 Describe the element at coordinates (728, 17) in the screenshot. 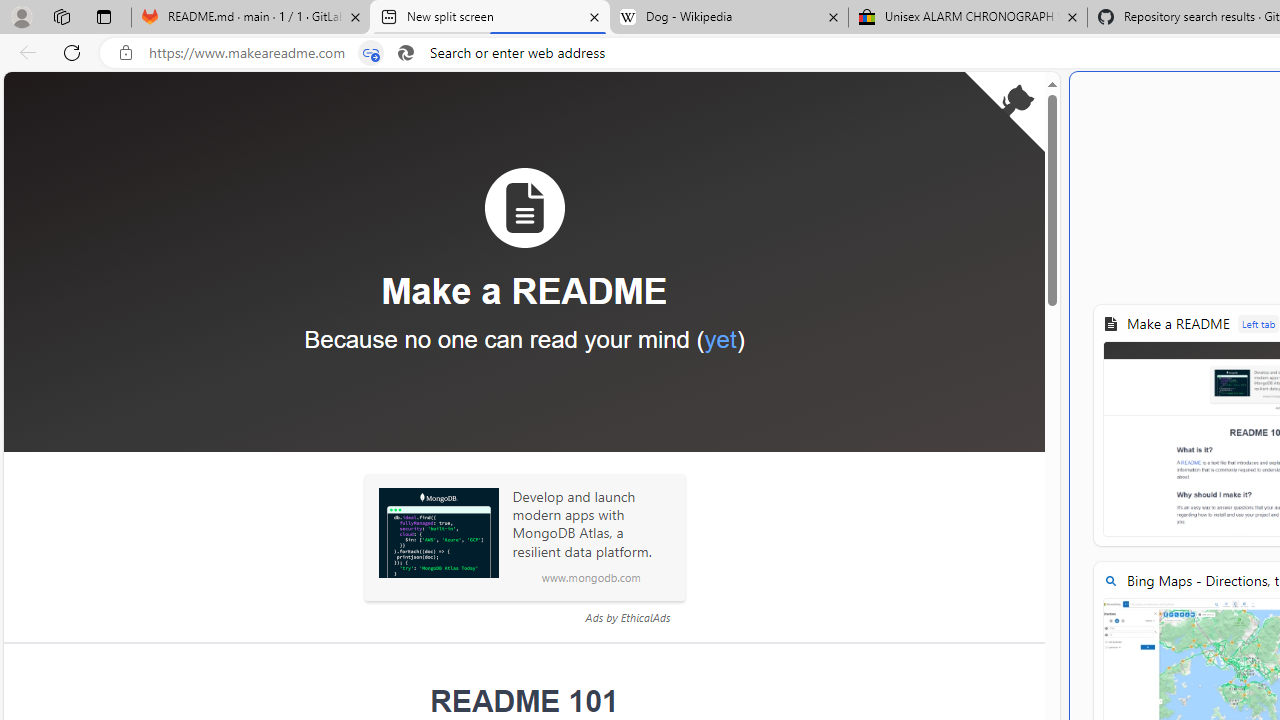

I see `'Dog - Wikipedia'` at that location.